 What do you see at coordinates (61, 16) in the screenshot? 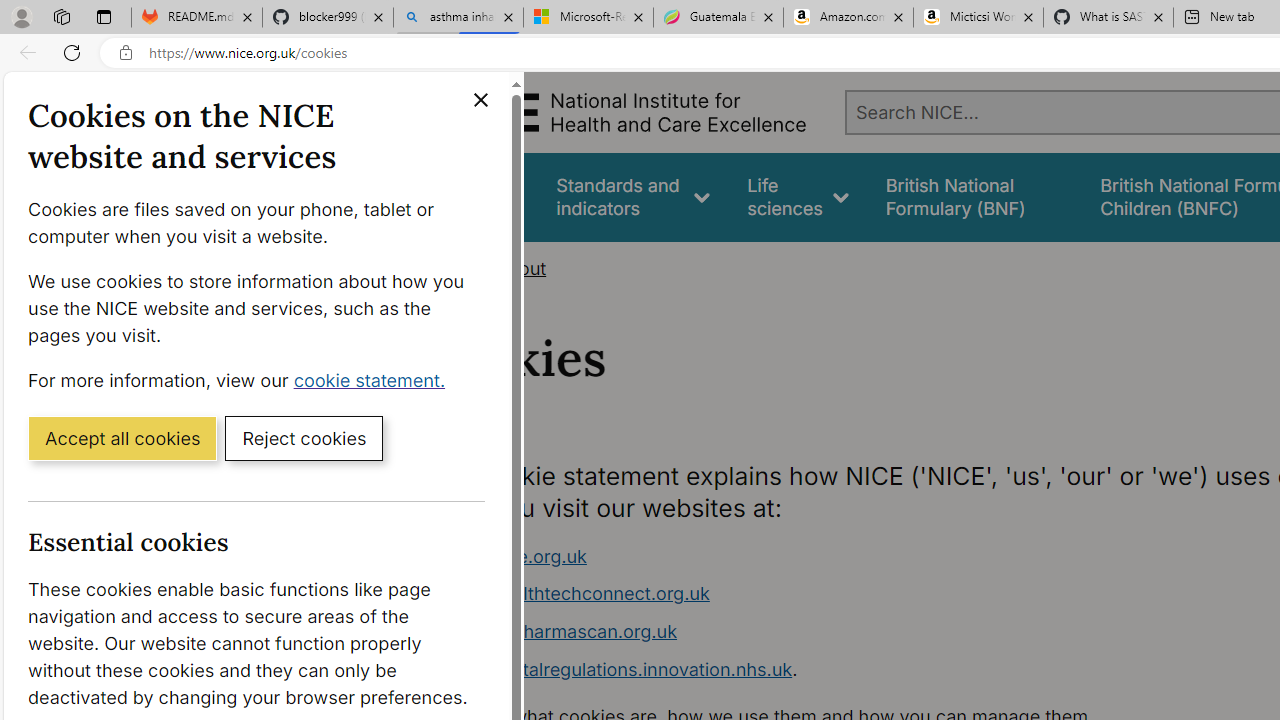
I see `'Workspaces'` at bounding box center [61, 16].